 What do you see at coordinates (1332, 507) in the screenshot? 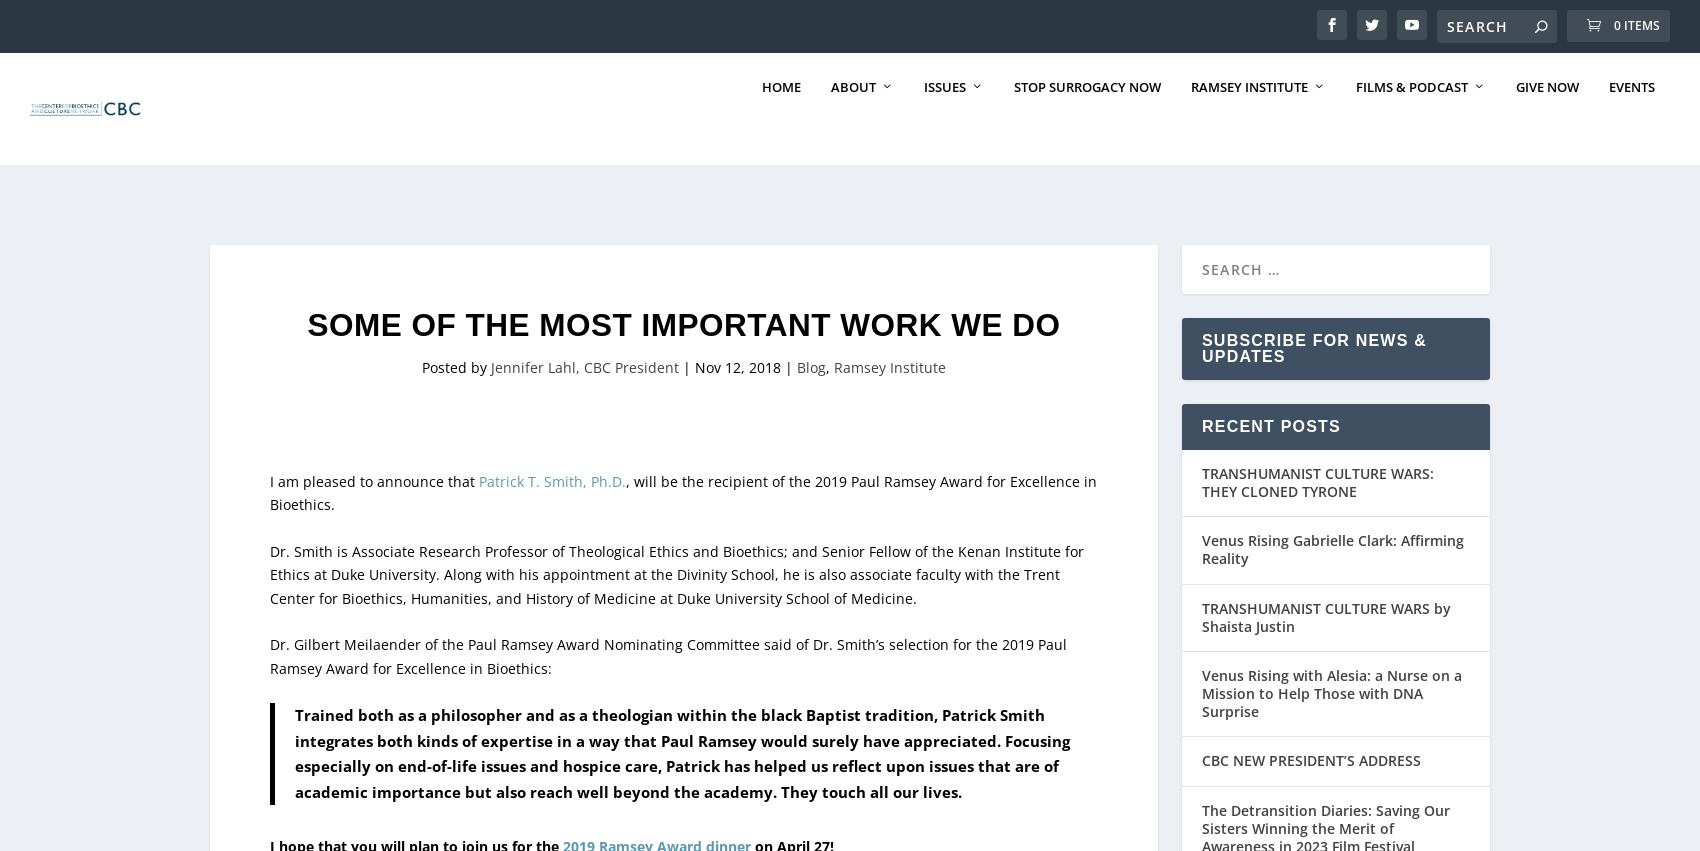
I see `'Venus Rising Gabrielle Clark: Affirming Reality'` at bounding box center [1332, 507].